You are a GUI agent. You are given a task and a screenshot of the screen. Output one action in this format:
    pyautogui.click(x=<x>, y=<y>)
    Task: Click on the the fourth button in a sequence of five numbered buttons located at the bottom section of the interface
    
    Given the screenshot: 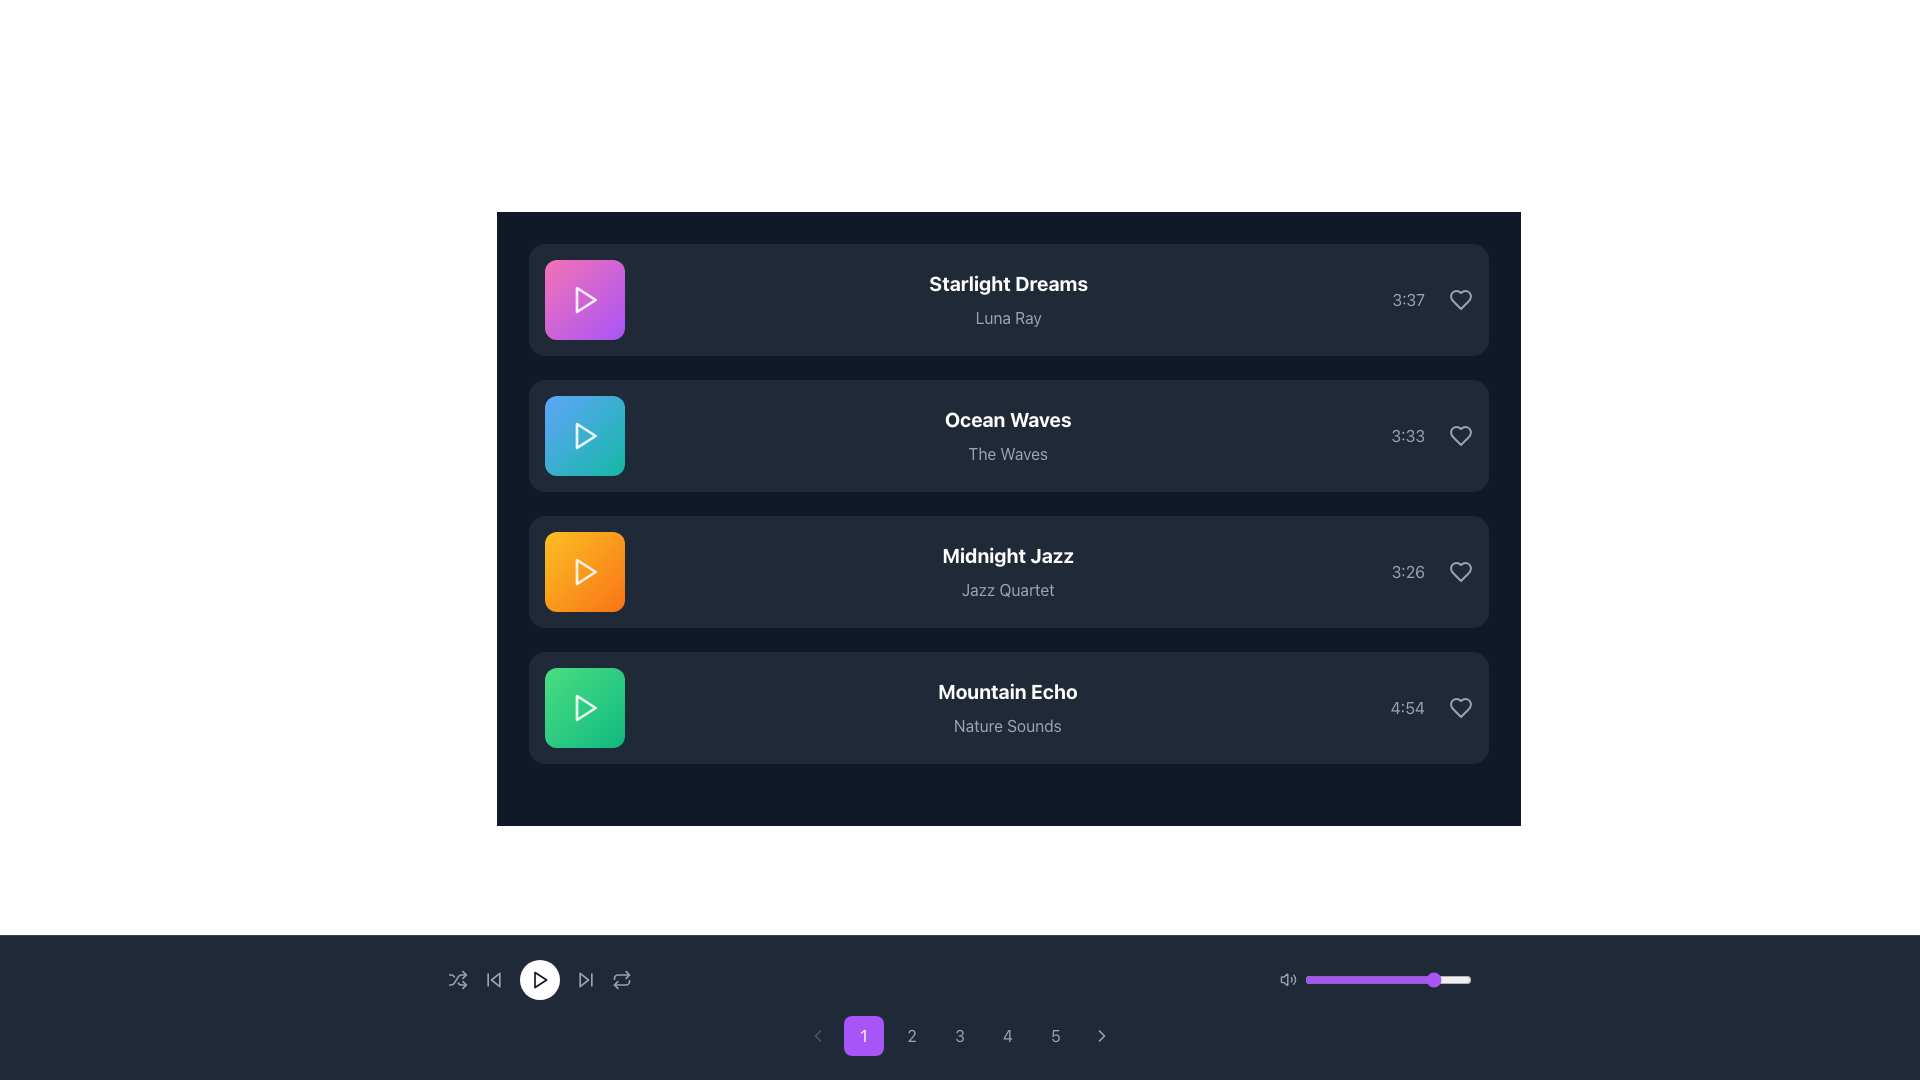 What is the action you would take?
    pyautogui.click(x=1008, y=1035)
    